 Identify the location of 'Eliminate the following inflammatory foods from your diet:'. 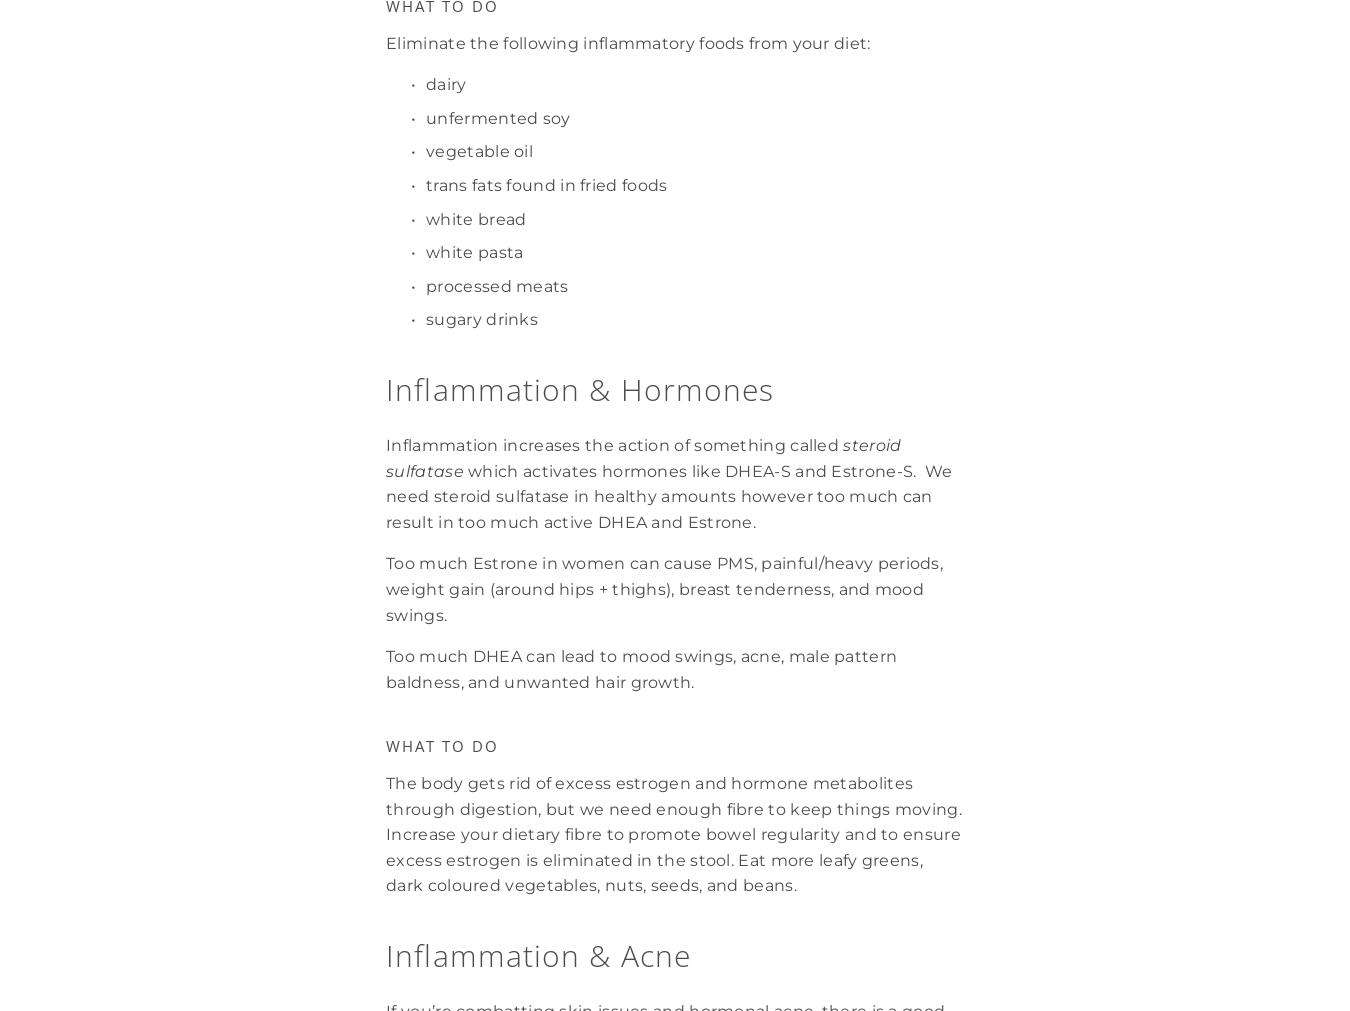
(385, 41).